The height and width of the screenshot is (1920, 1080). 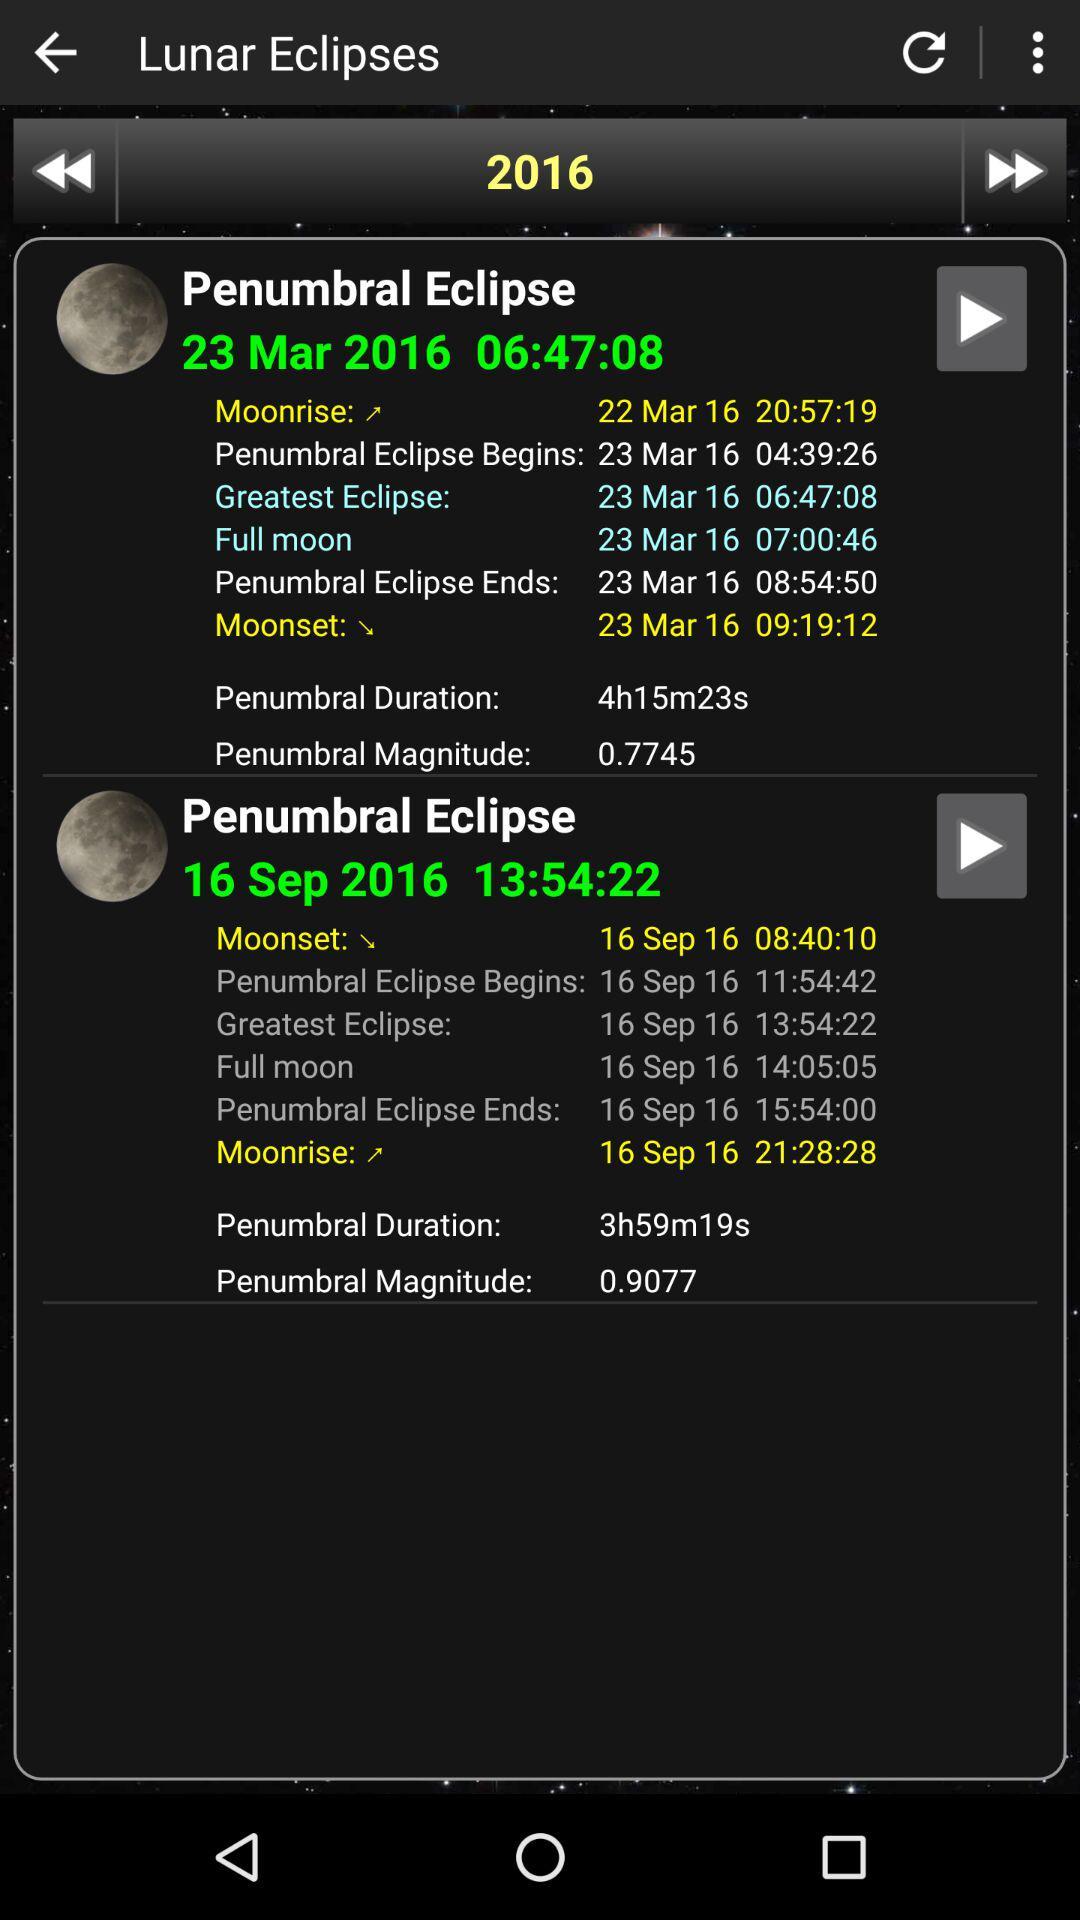 What do you see at coordinates (980, 845) in the screenshot?
I see `file` at bounding box center [980, 845].